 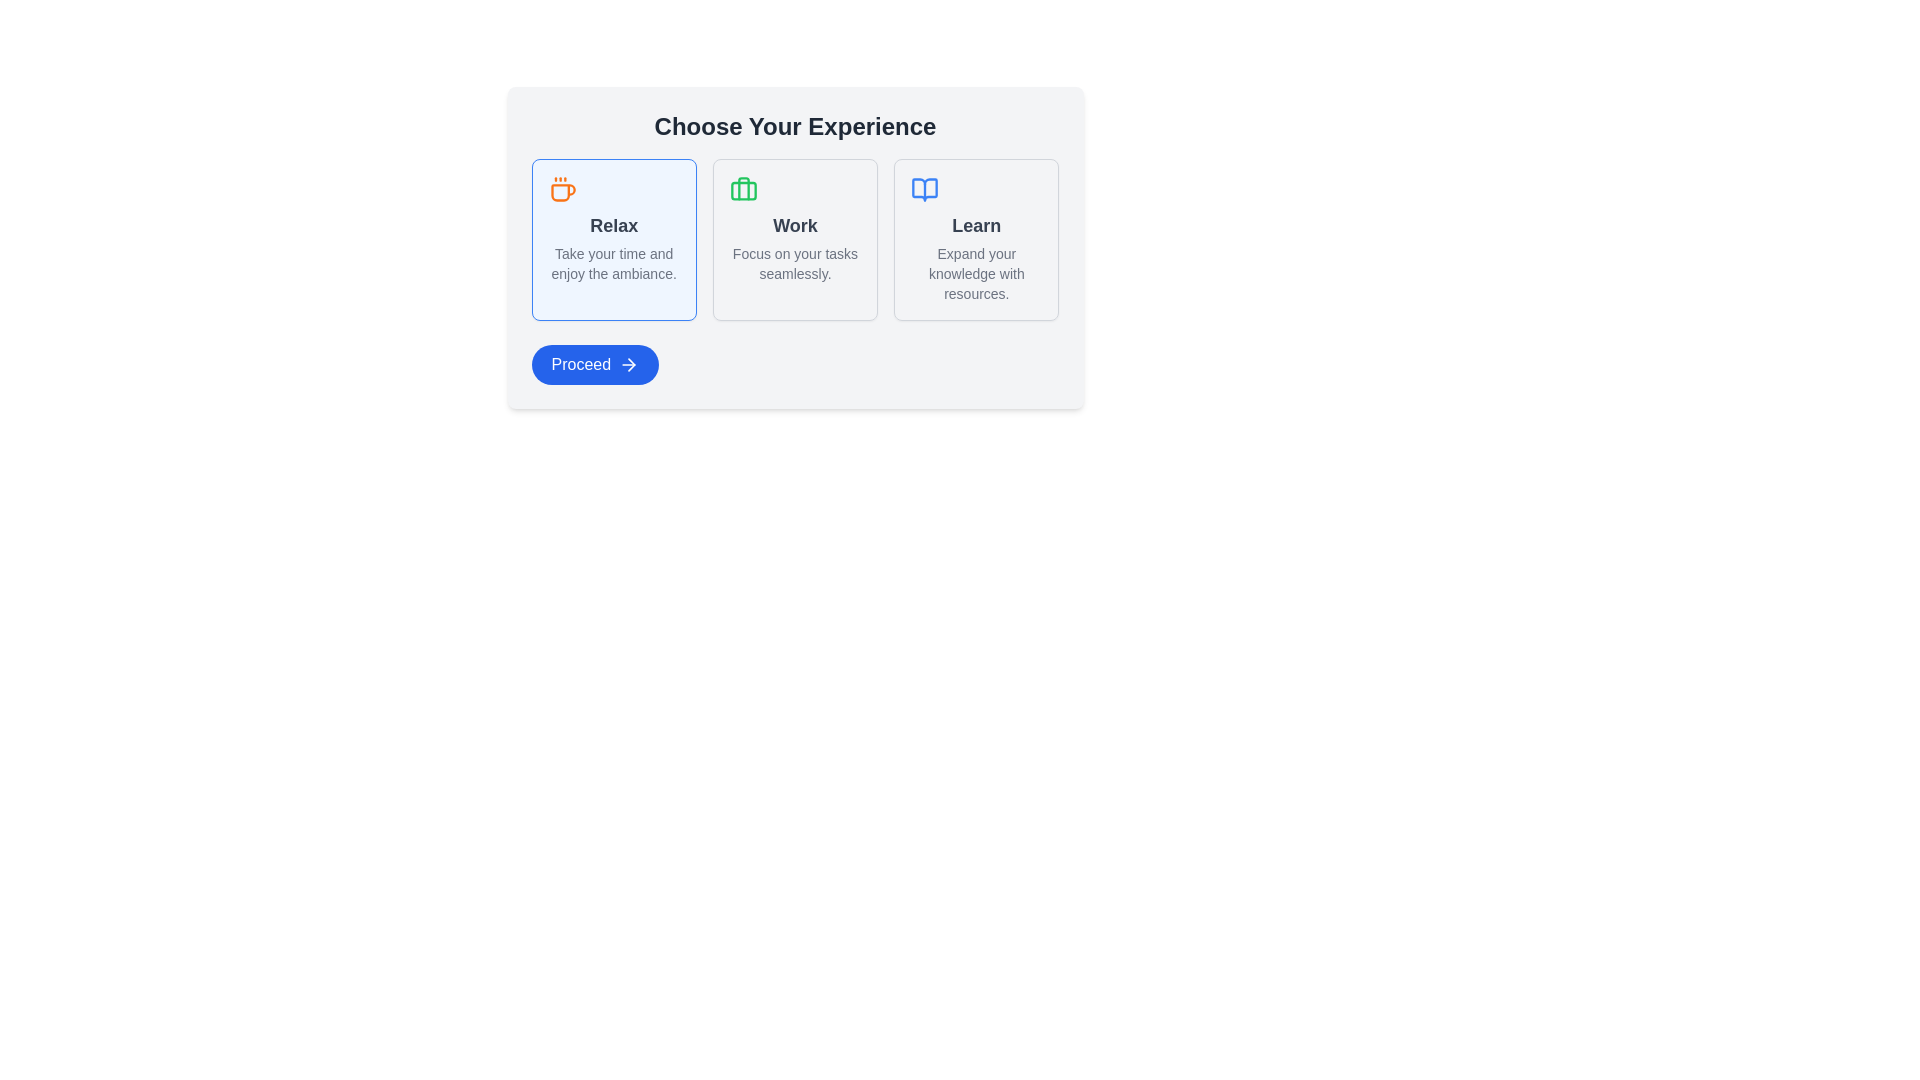 I want to click on the green briefcase icon located in the middle card labeled 'Work', so click(x=742, y=189).